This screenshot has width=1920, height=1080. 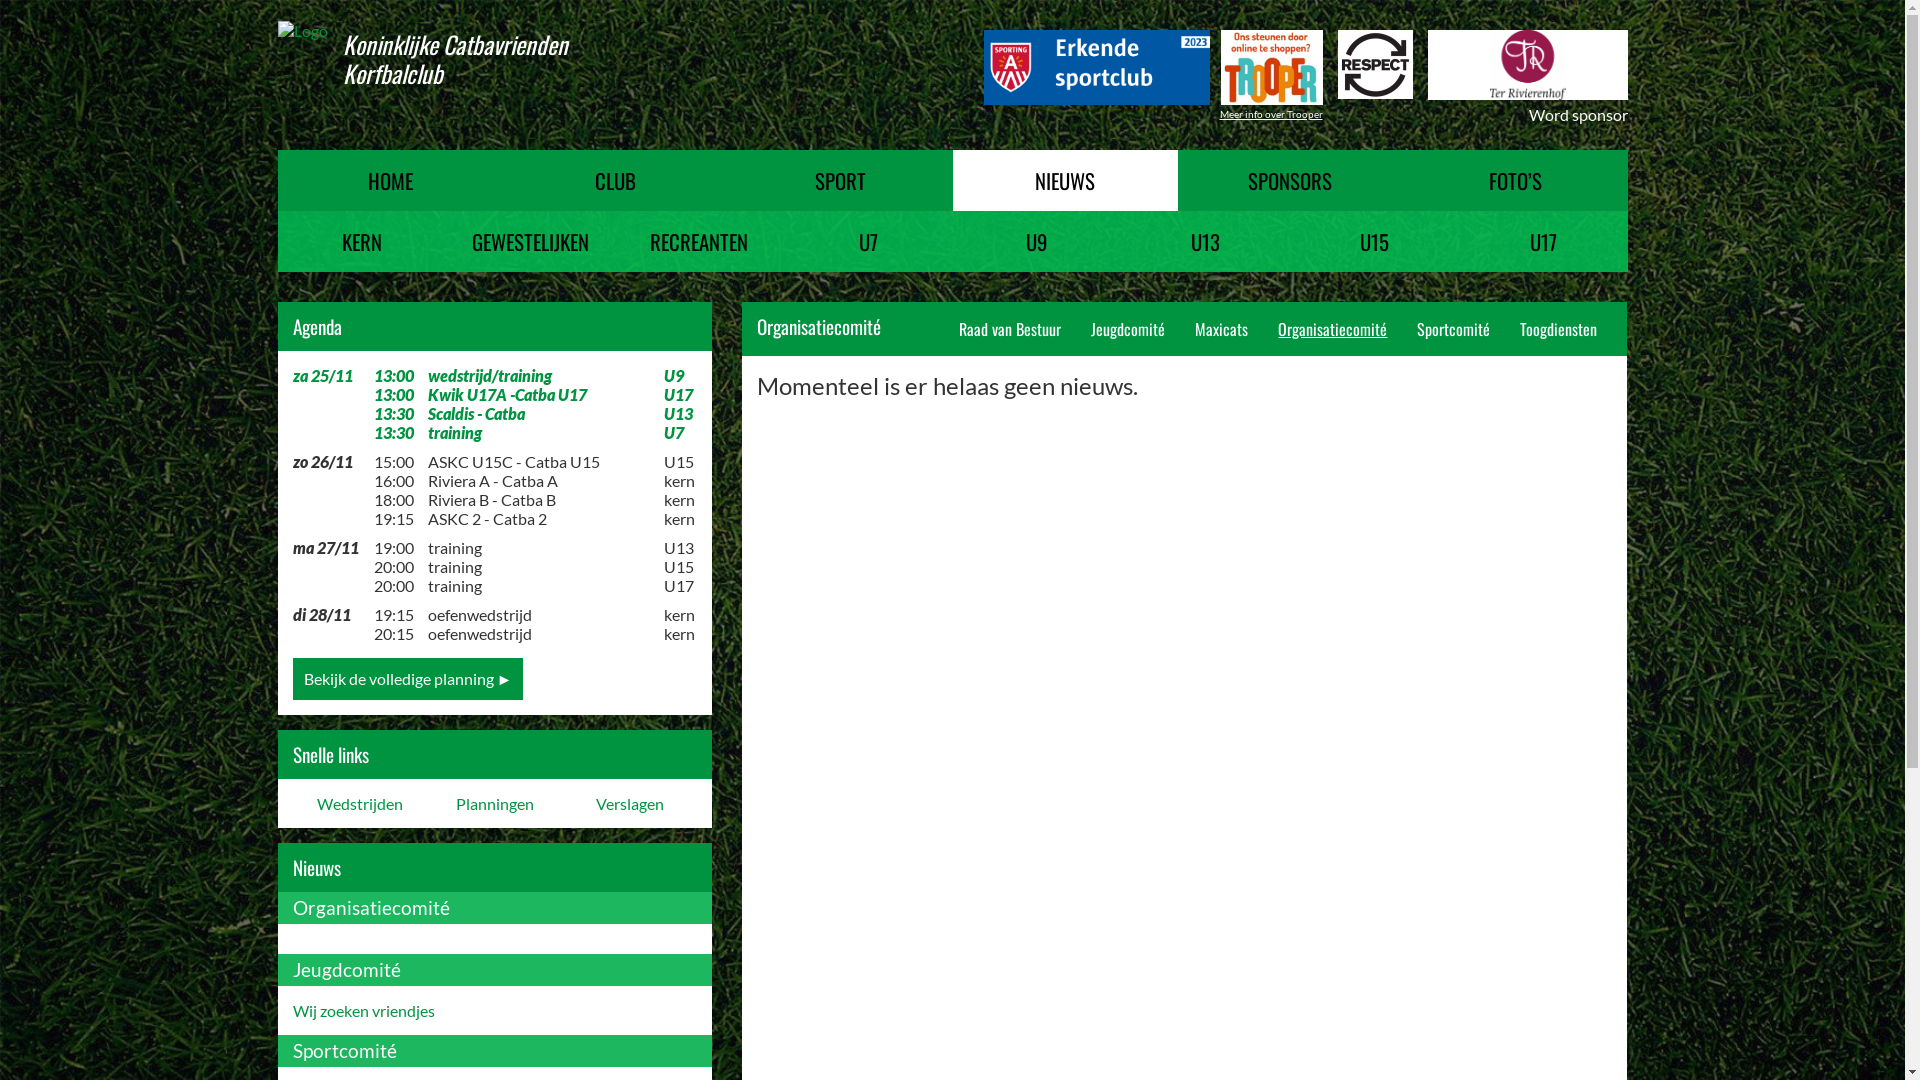 What do you see at coordinates (699, 240) in the screenshot?
I see `'RECREANTEN'` at bounding box center [699, 240].